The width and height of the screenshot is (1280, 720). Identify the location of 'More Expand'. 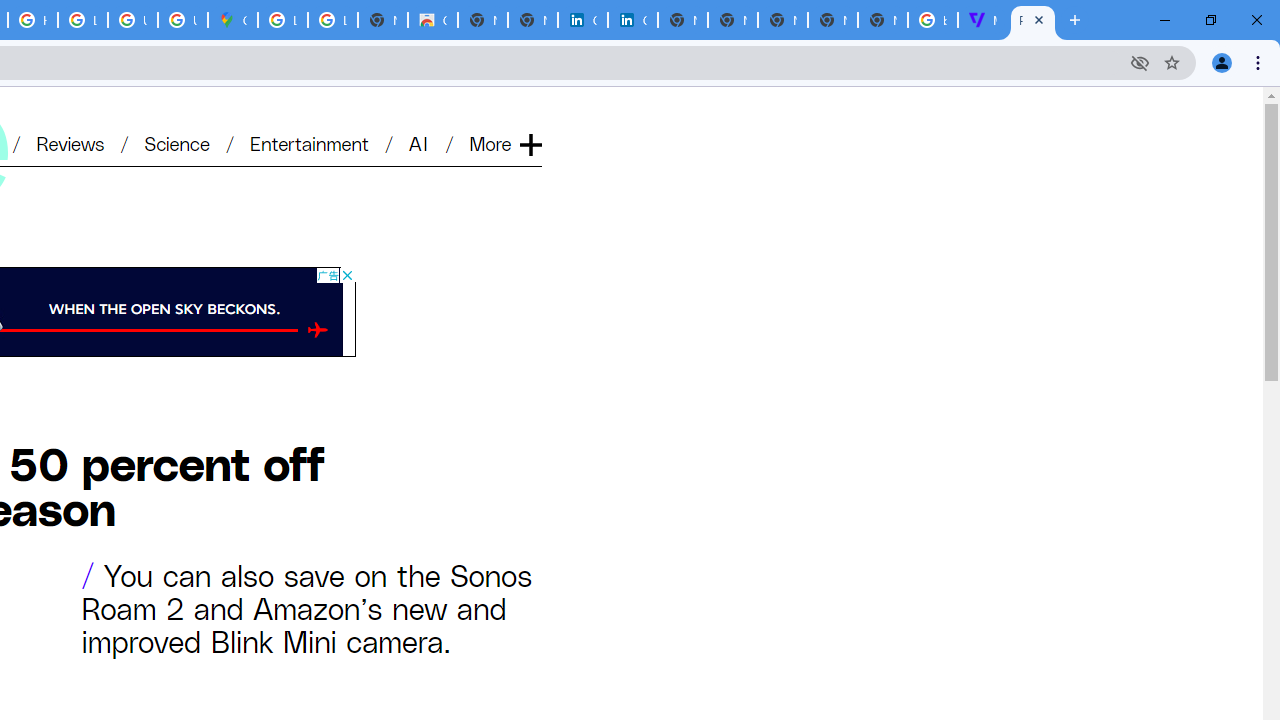
(504, 142).